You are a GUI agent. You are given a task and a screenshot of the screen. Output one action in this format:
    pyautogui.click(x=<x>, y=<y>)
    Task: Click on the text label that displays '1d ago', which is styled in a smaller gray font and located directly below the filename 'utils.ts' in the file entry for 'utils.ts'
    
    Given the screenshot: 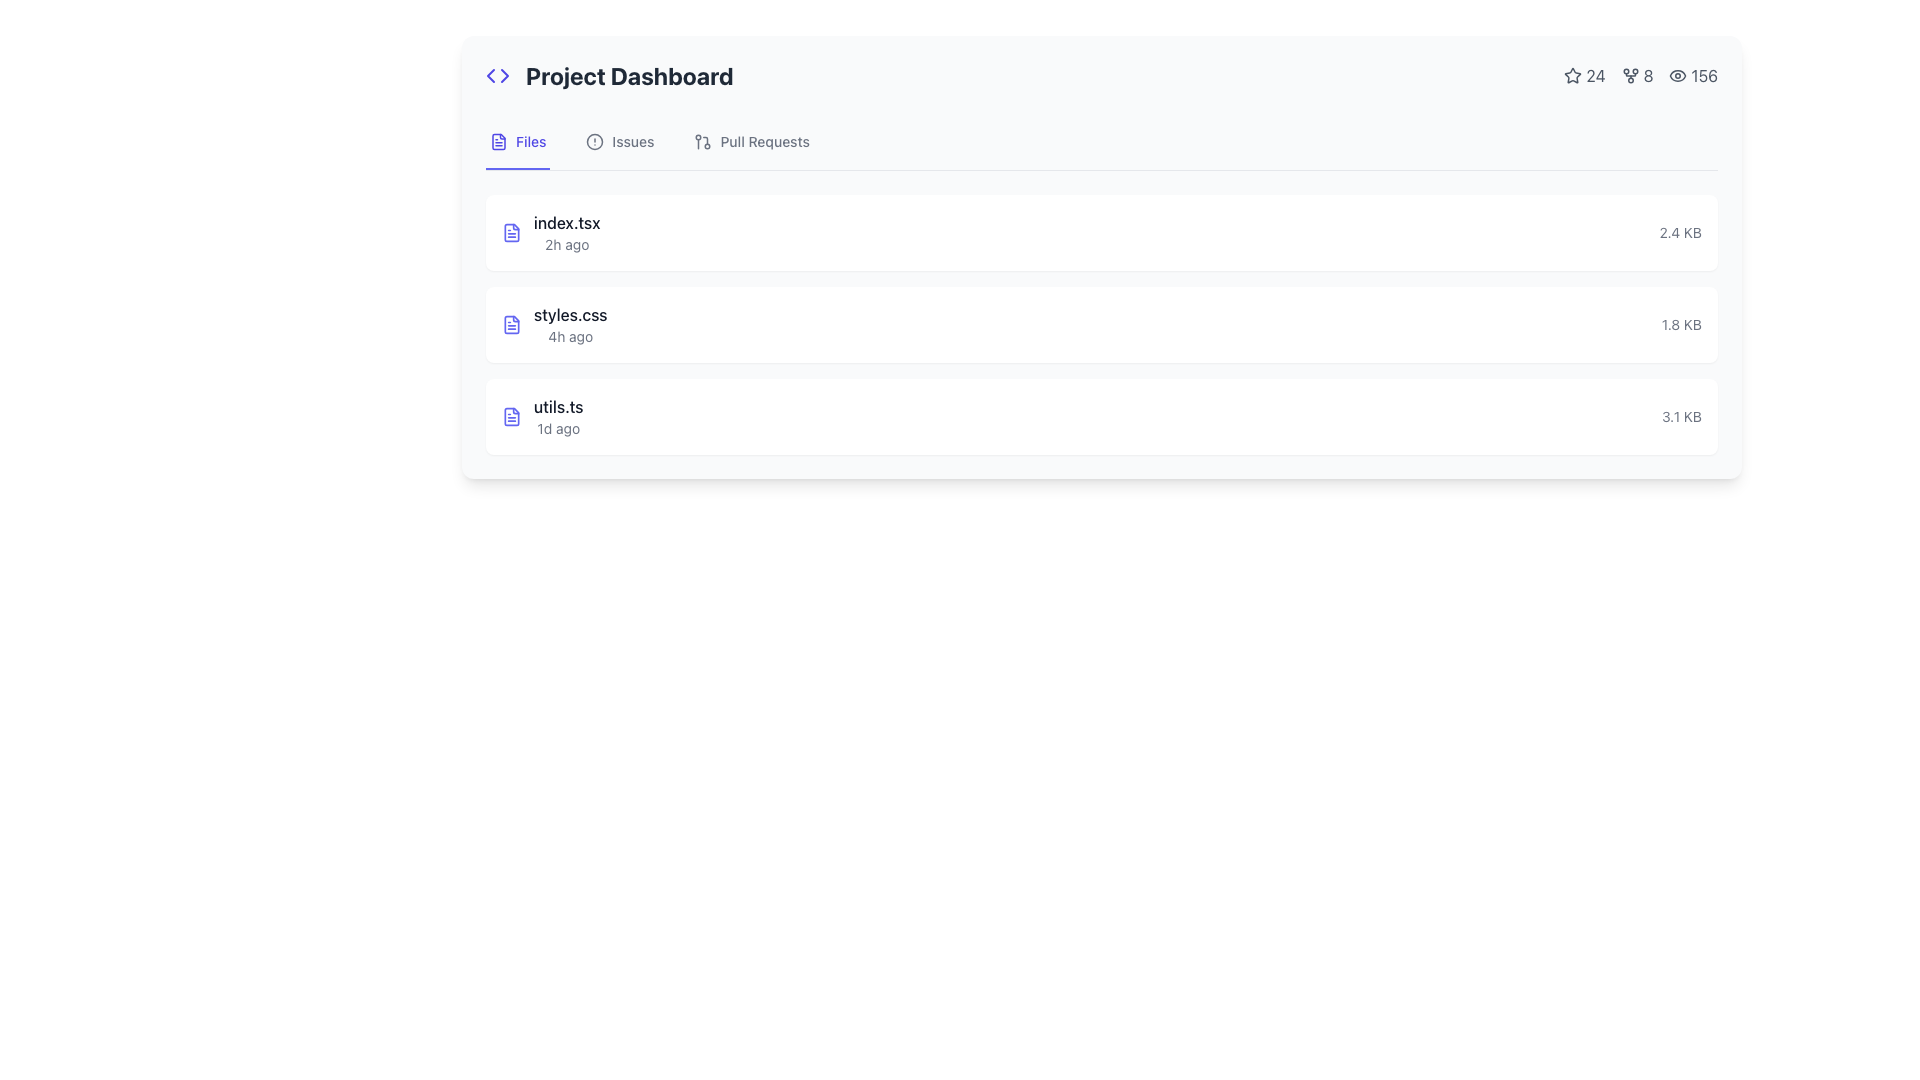 What is the action you would take?
    pyautogui.click(x=558, y=427)
    